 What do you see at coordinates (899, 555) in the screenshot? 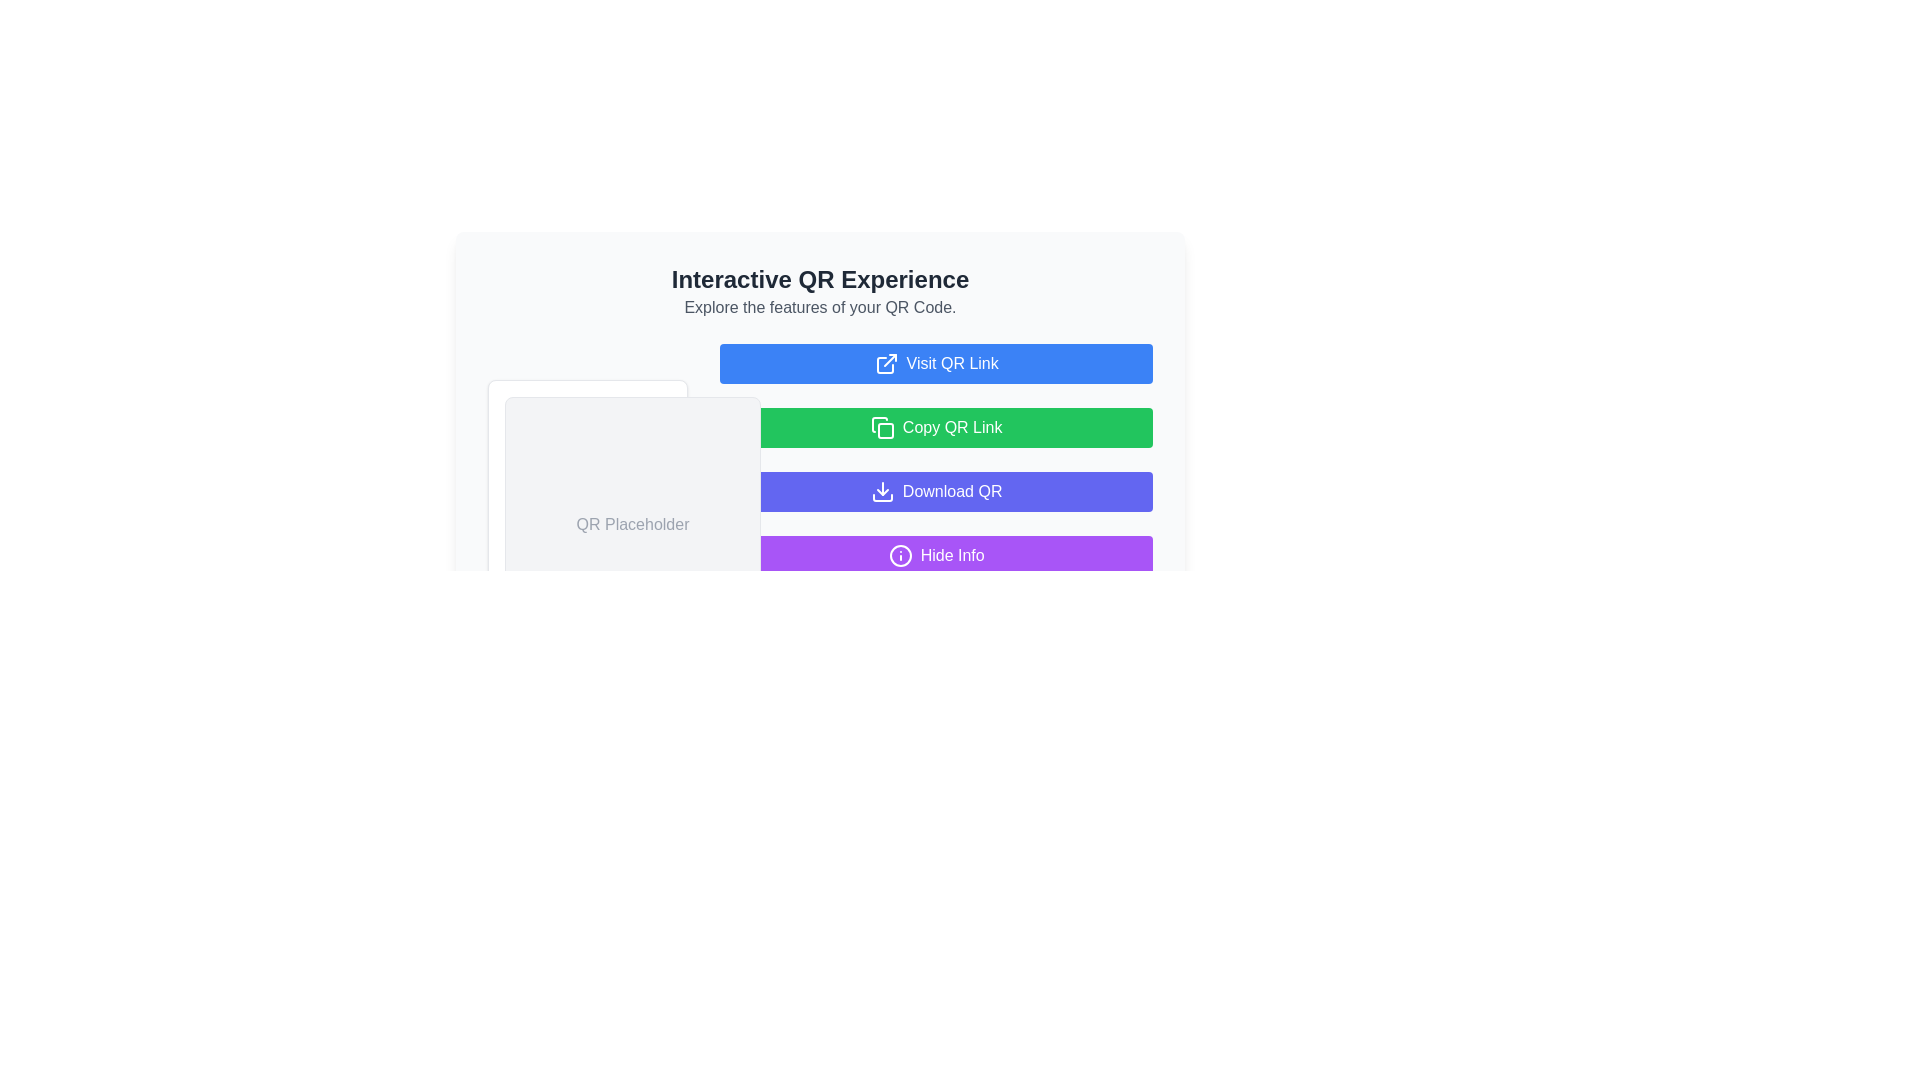
I see `the SVG Circle element styled without fill and with a stroke, part of an information icon located in the bottom right of the interface near the 'Hide Info' button` at bounding box center [899, 555].